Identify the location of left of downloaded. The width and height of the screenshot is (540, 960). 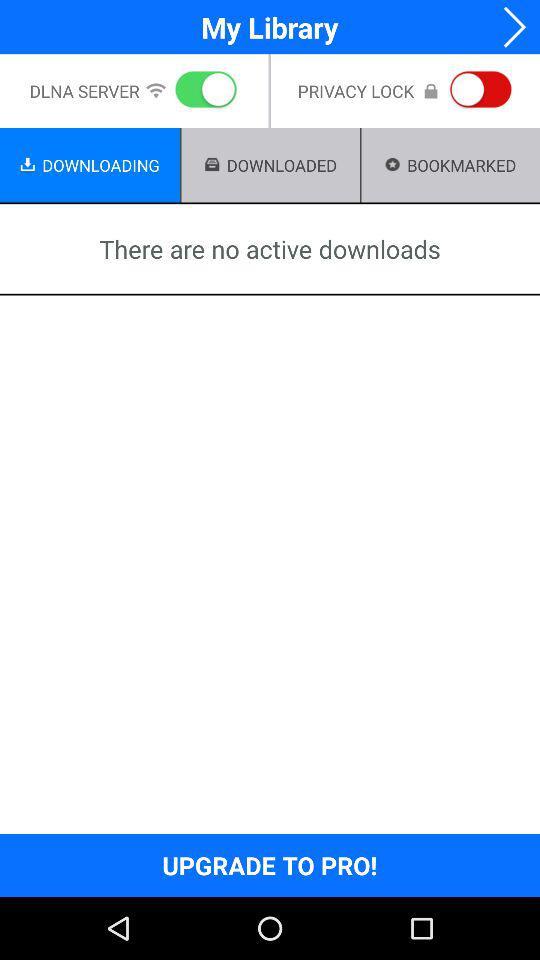
(211, 164).